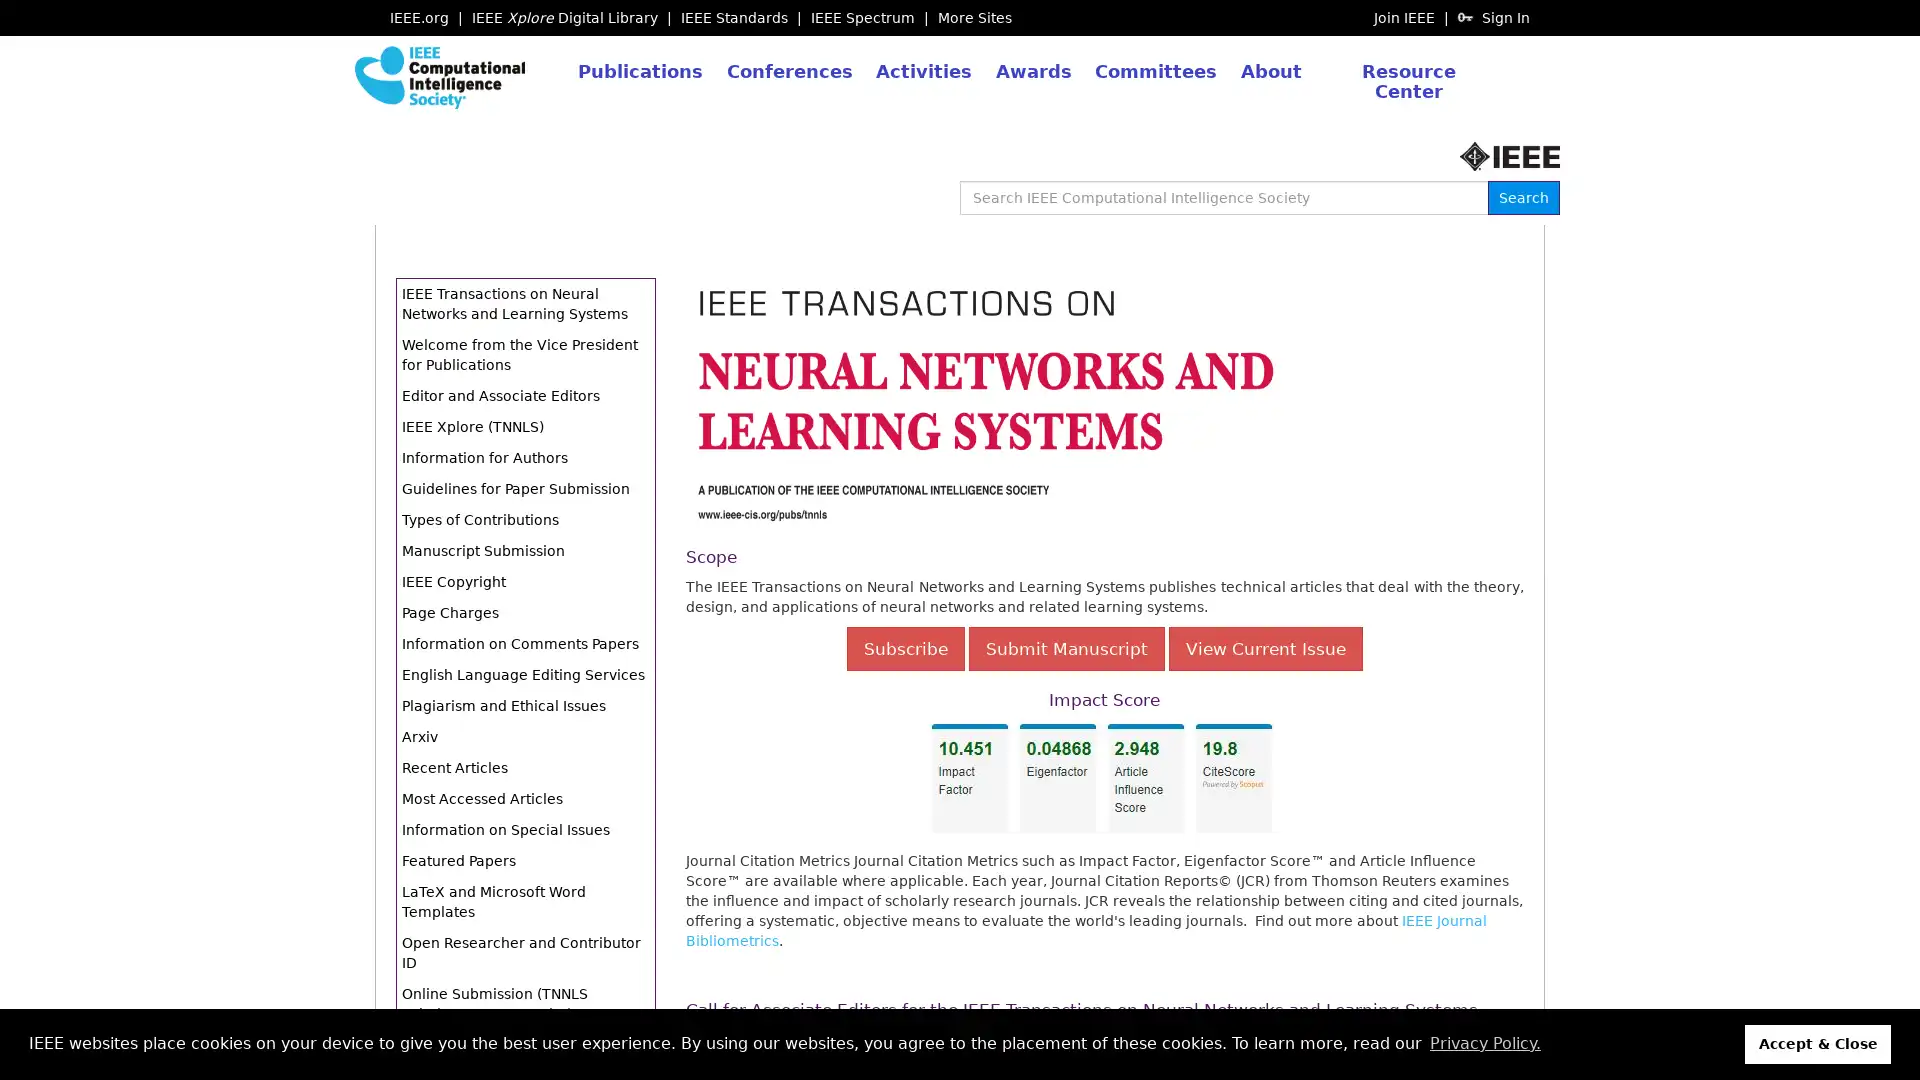 This screenshot has width=1920, height=1080. I want to click on Subscribe, so click(904, 648).